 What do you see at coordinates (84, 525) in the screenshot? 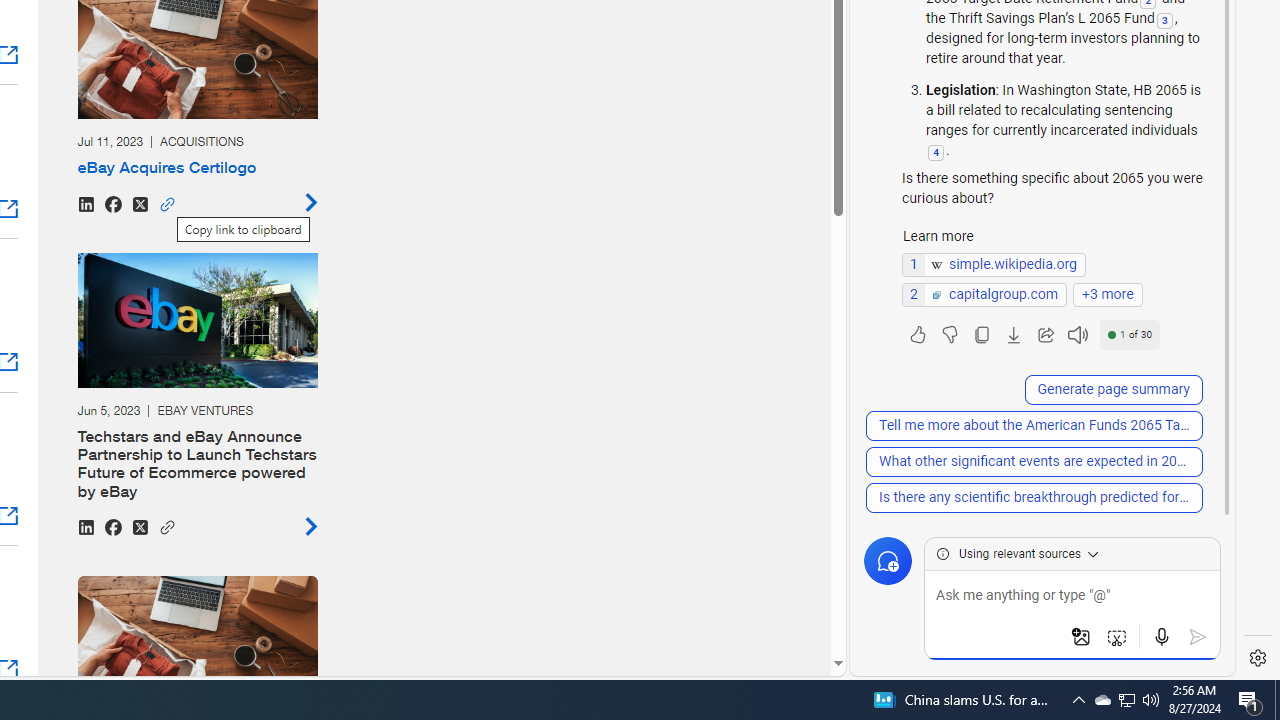
I see `'Share on LinkedIn'` at bounding box center [84, 525].